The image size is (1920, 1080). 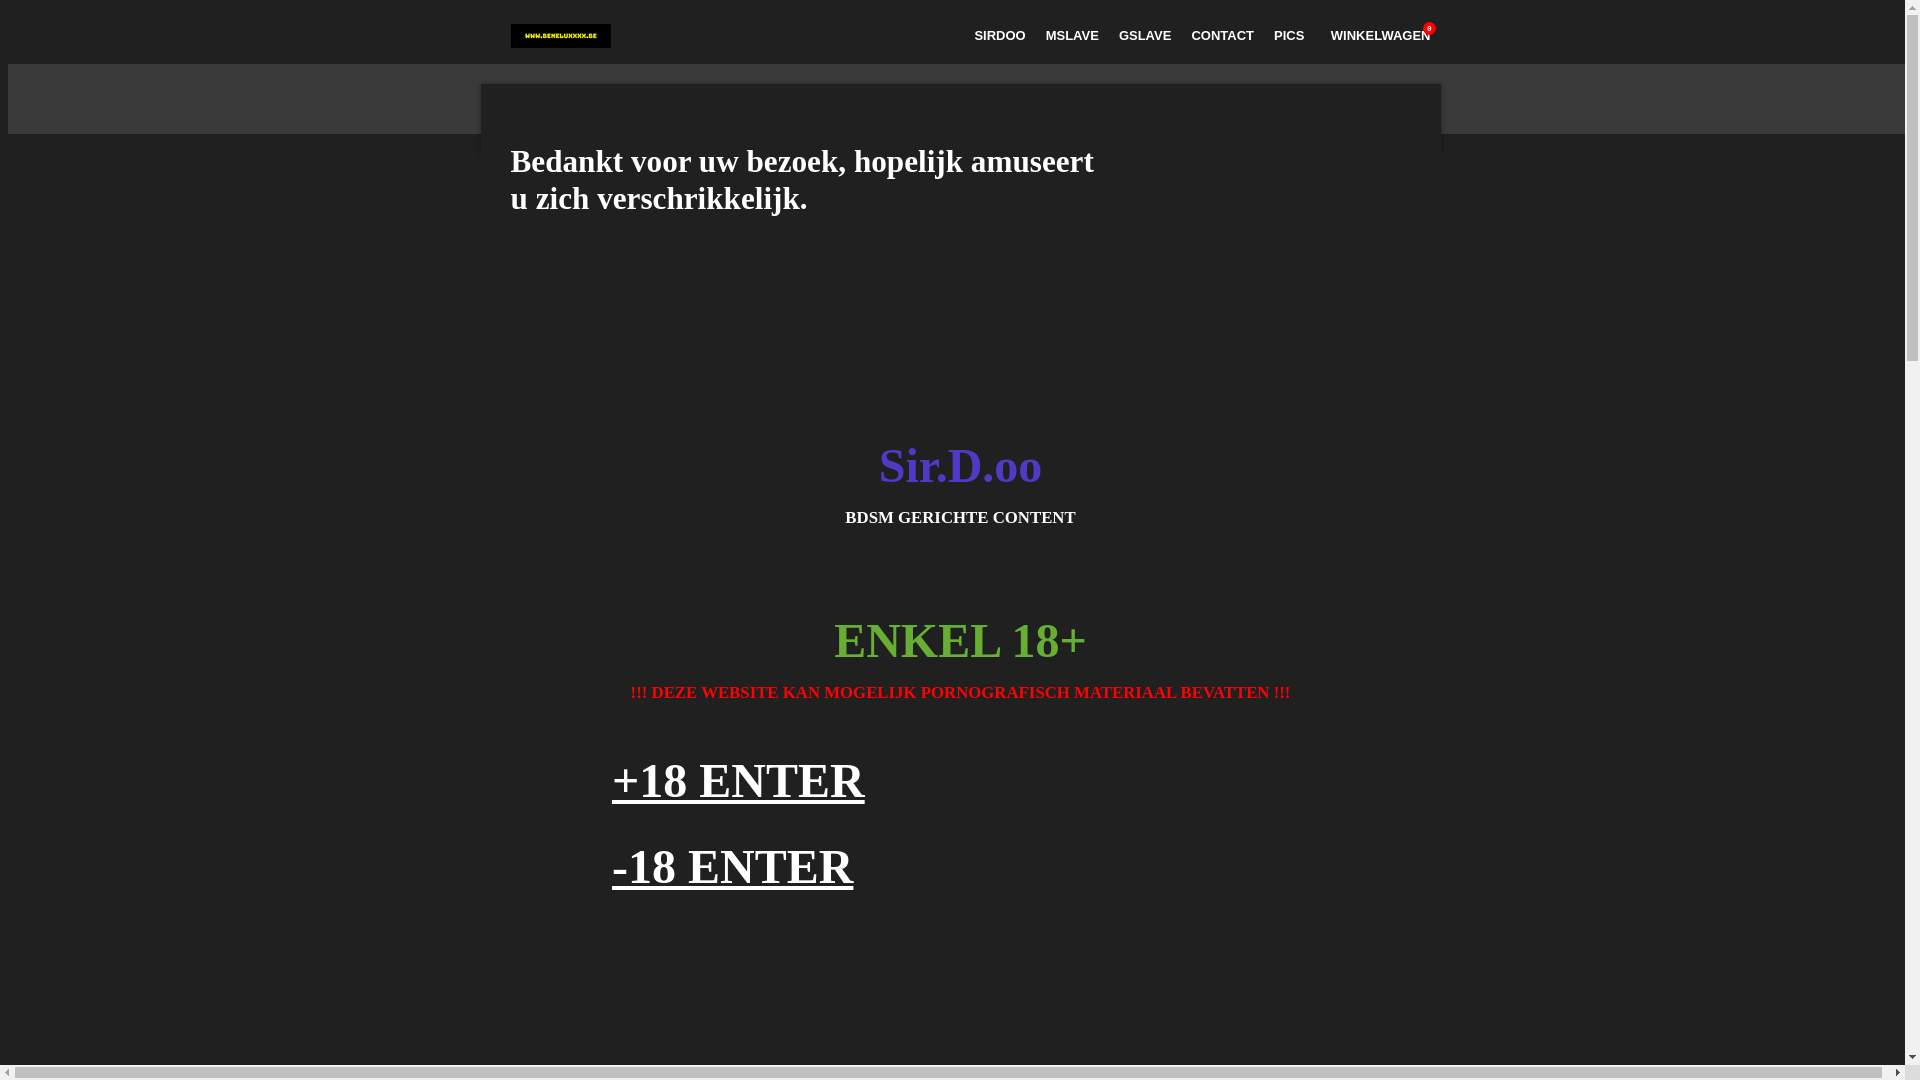 What do you see at coordinates (1221, 35) in the screenshot?
I see `'CONTACT'` at bounding box center [1221, 35].